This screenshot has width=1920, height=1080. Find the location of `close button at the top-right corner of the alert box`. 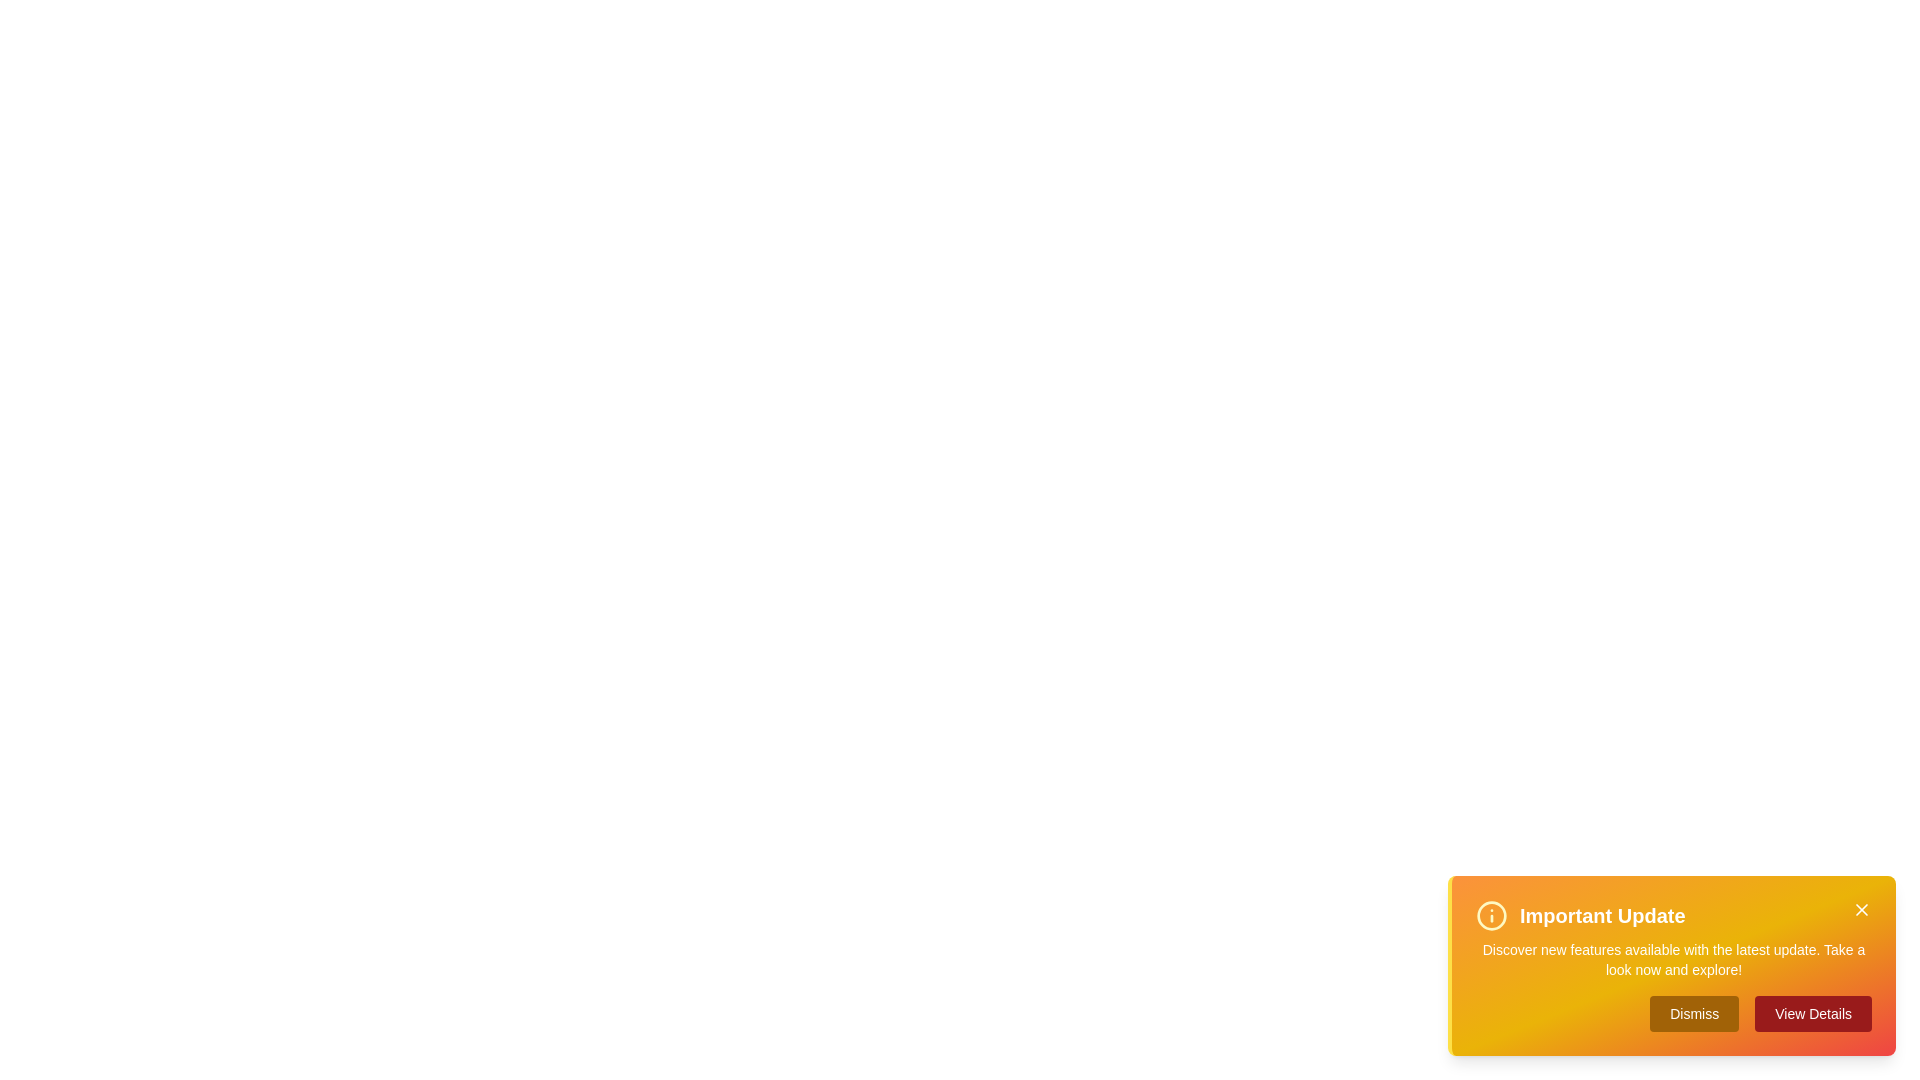

close button at the top-right corner of the alert box is located at coordinates (1861, 910).